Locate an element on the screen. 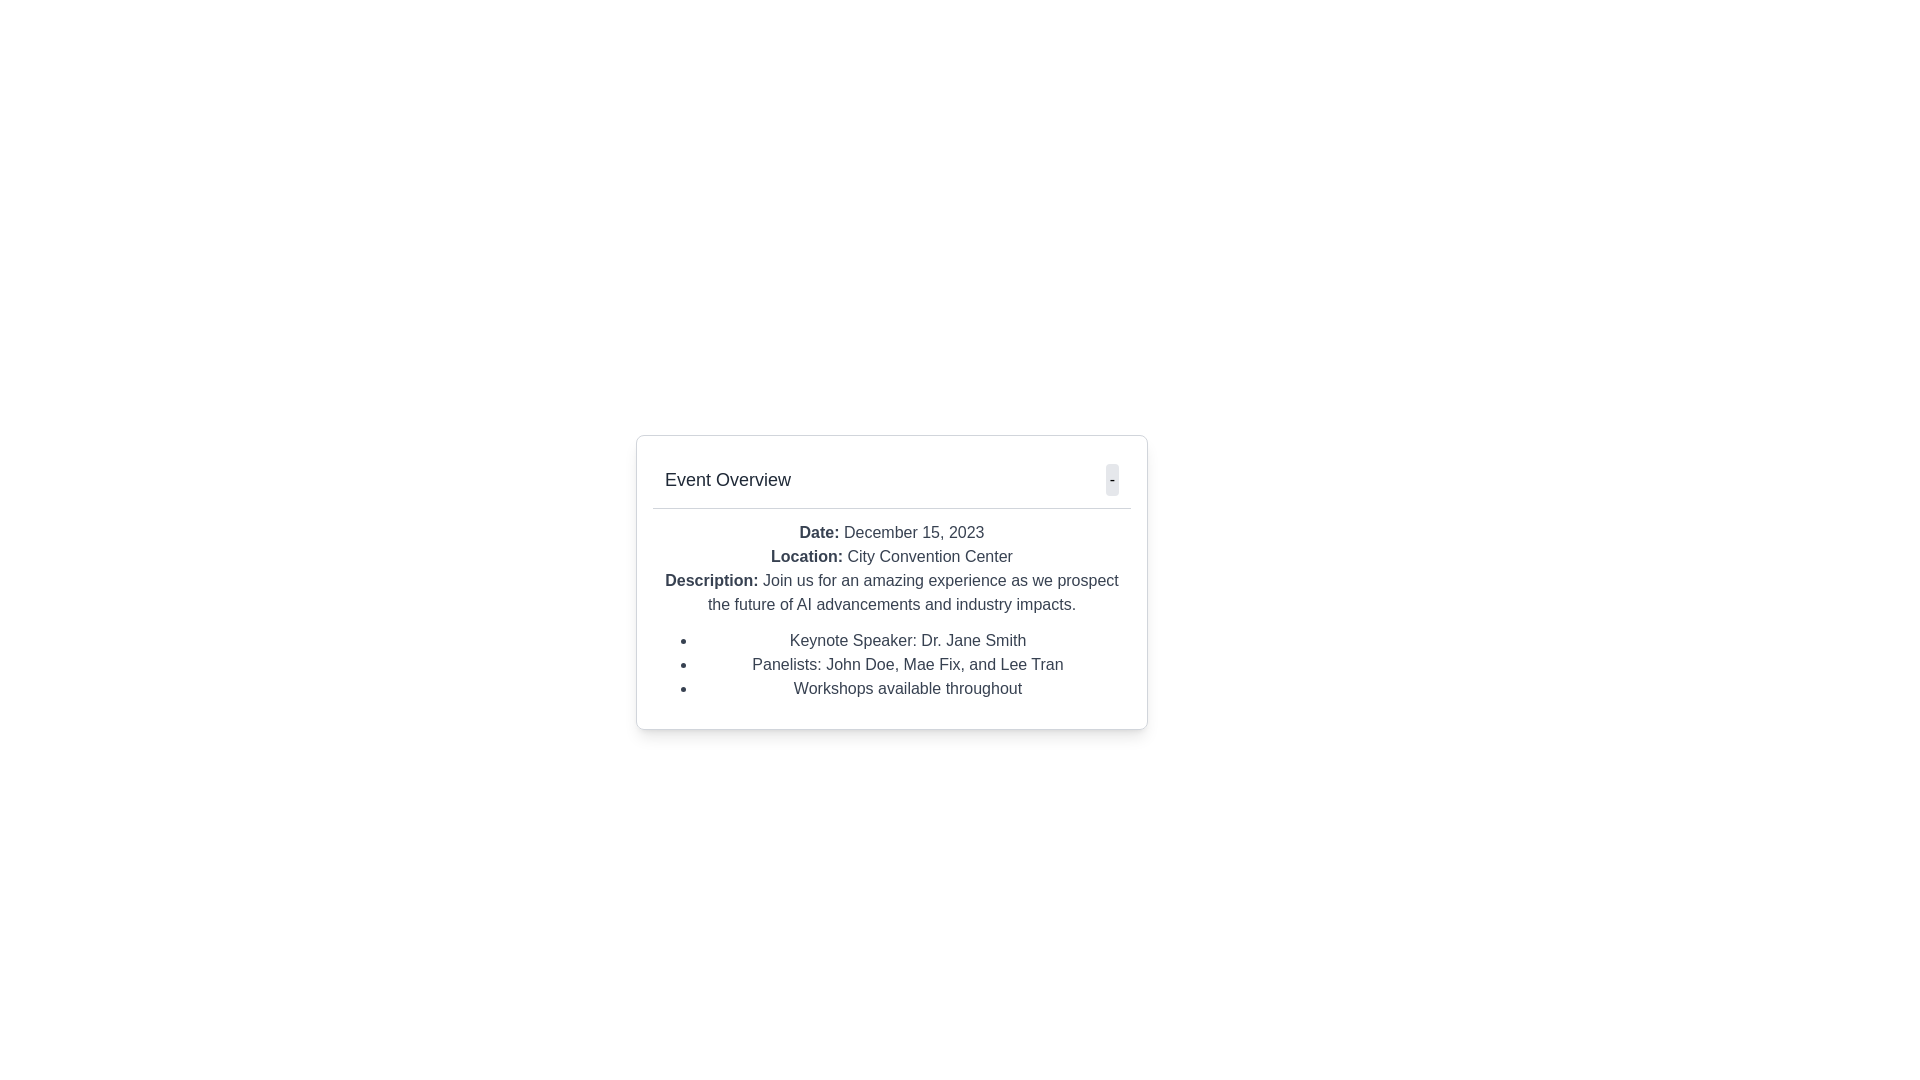  the label and value pair for the event date, which is located above the 'Location' descriptor and below the 'Event Overview' title is located at coordinates (891, 531).